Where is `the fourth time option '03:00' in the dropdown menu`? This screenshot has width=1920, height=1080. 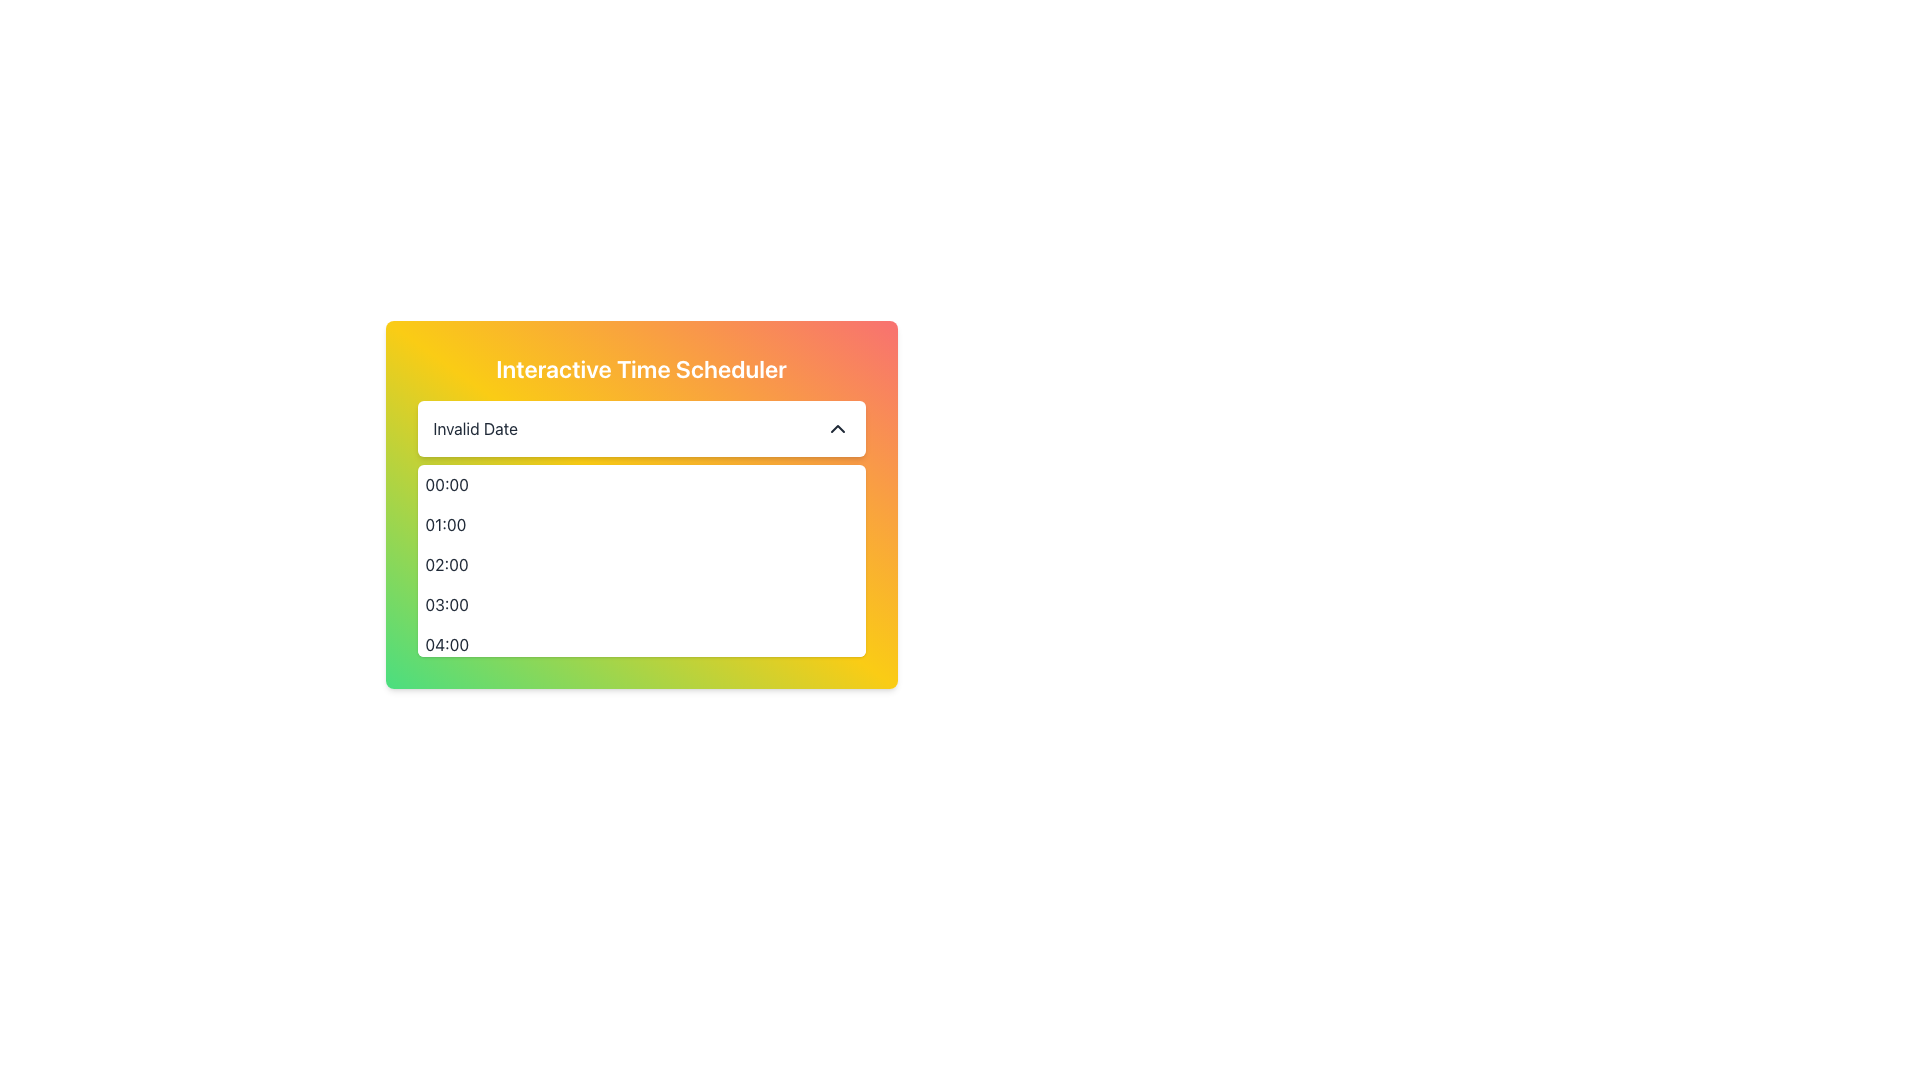
the fourth time option '03:00' in the dropdown menu is located at coordinates (641, 604).